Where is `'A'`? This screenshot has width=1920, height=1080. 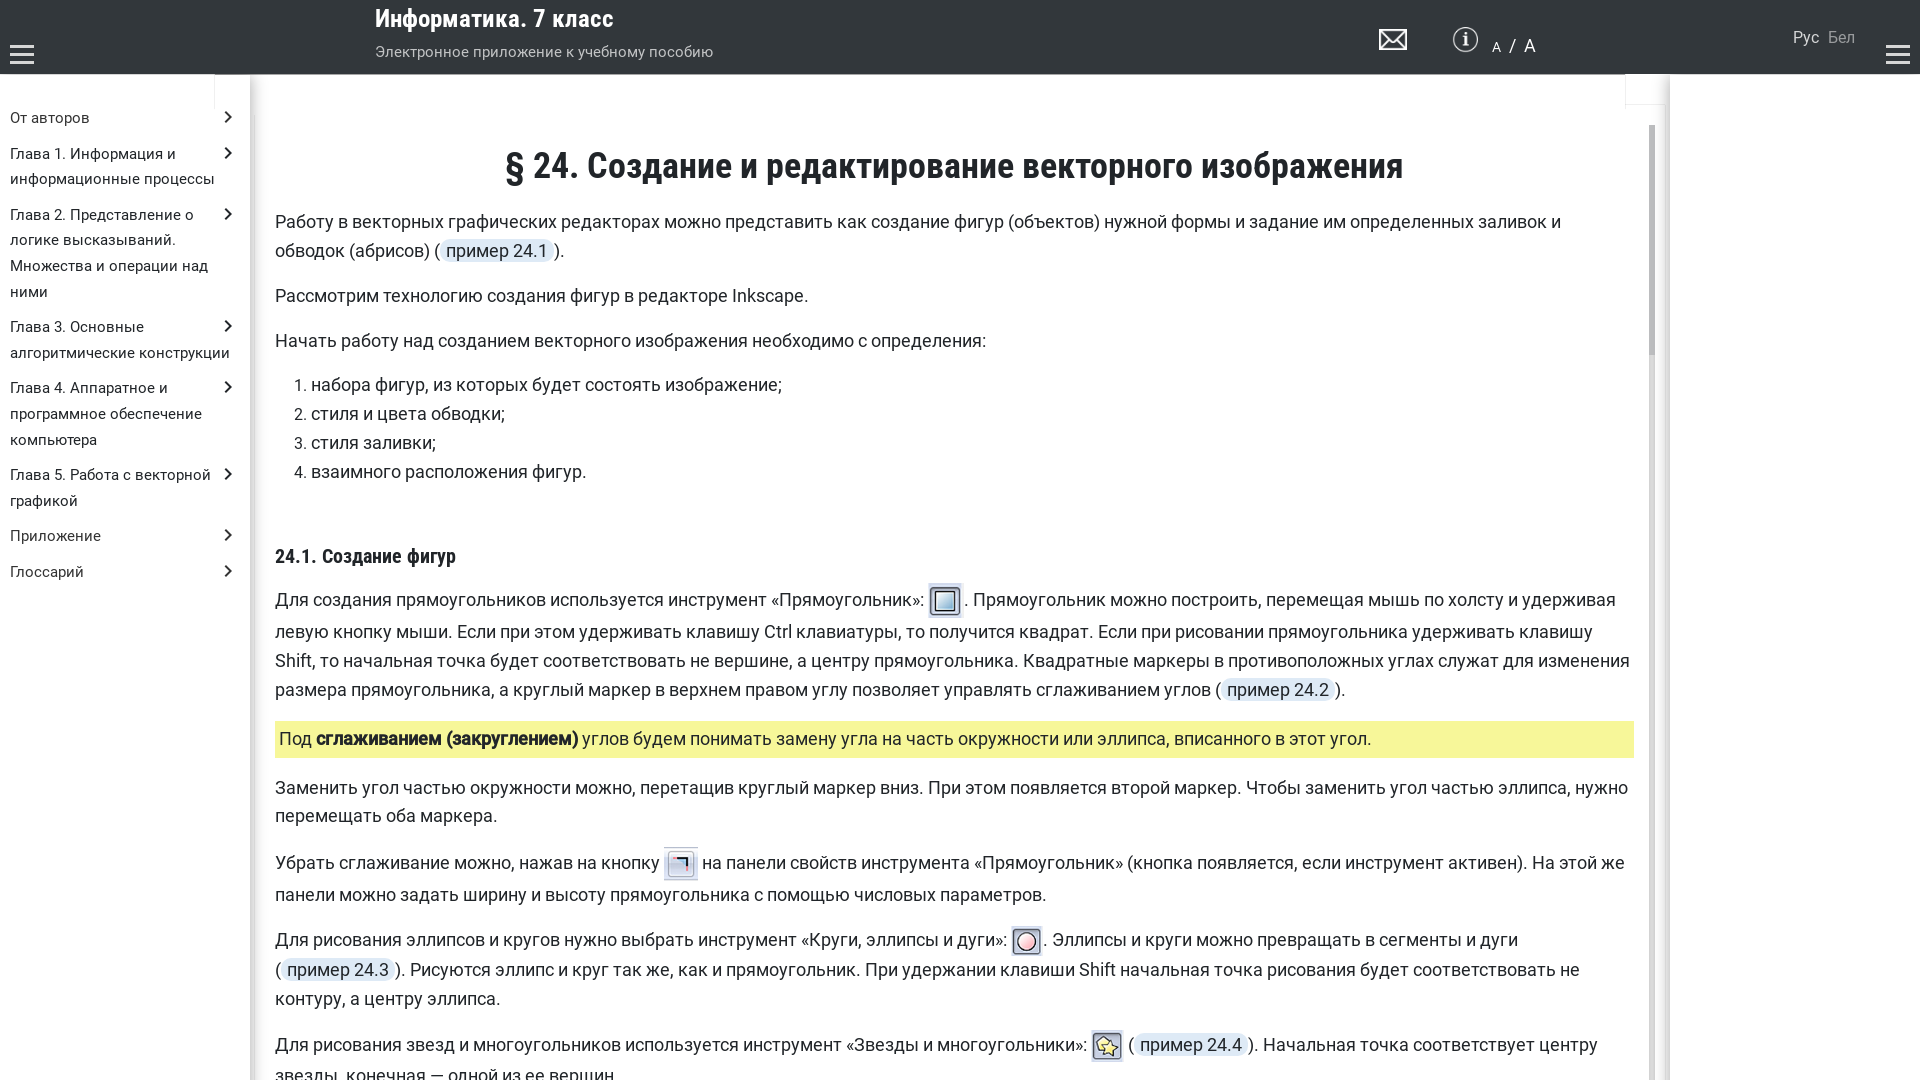 'A' is located at coordinates (1496, 45).